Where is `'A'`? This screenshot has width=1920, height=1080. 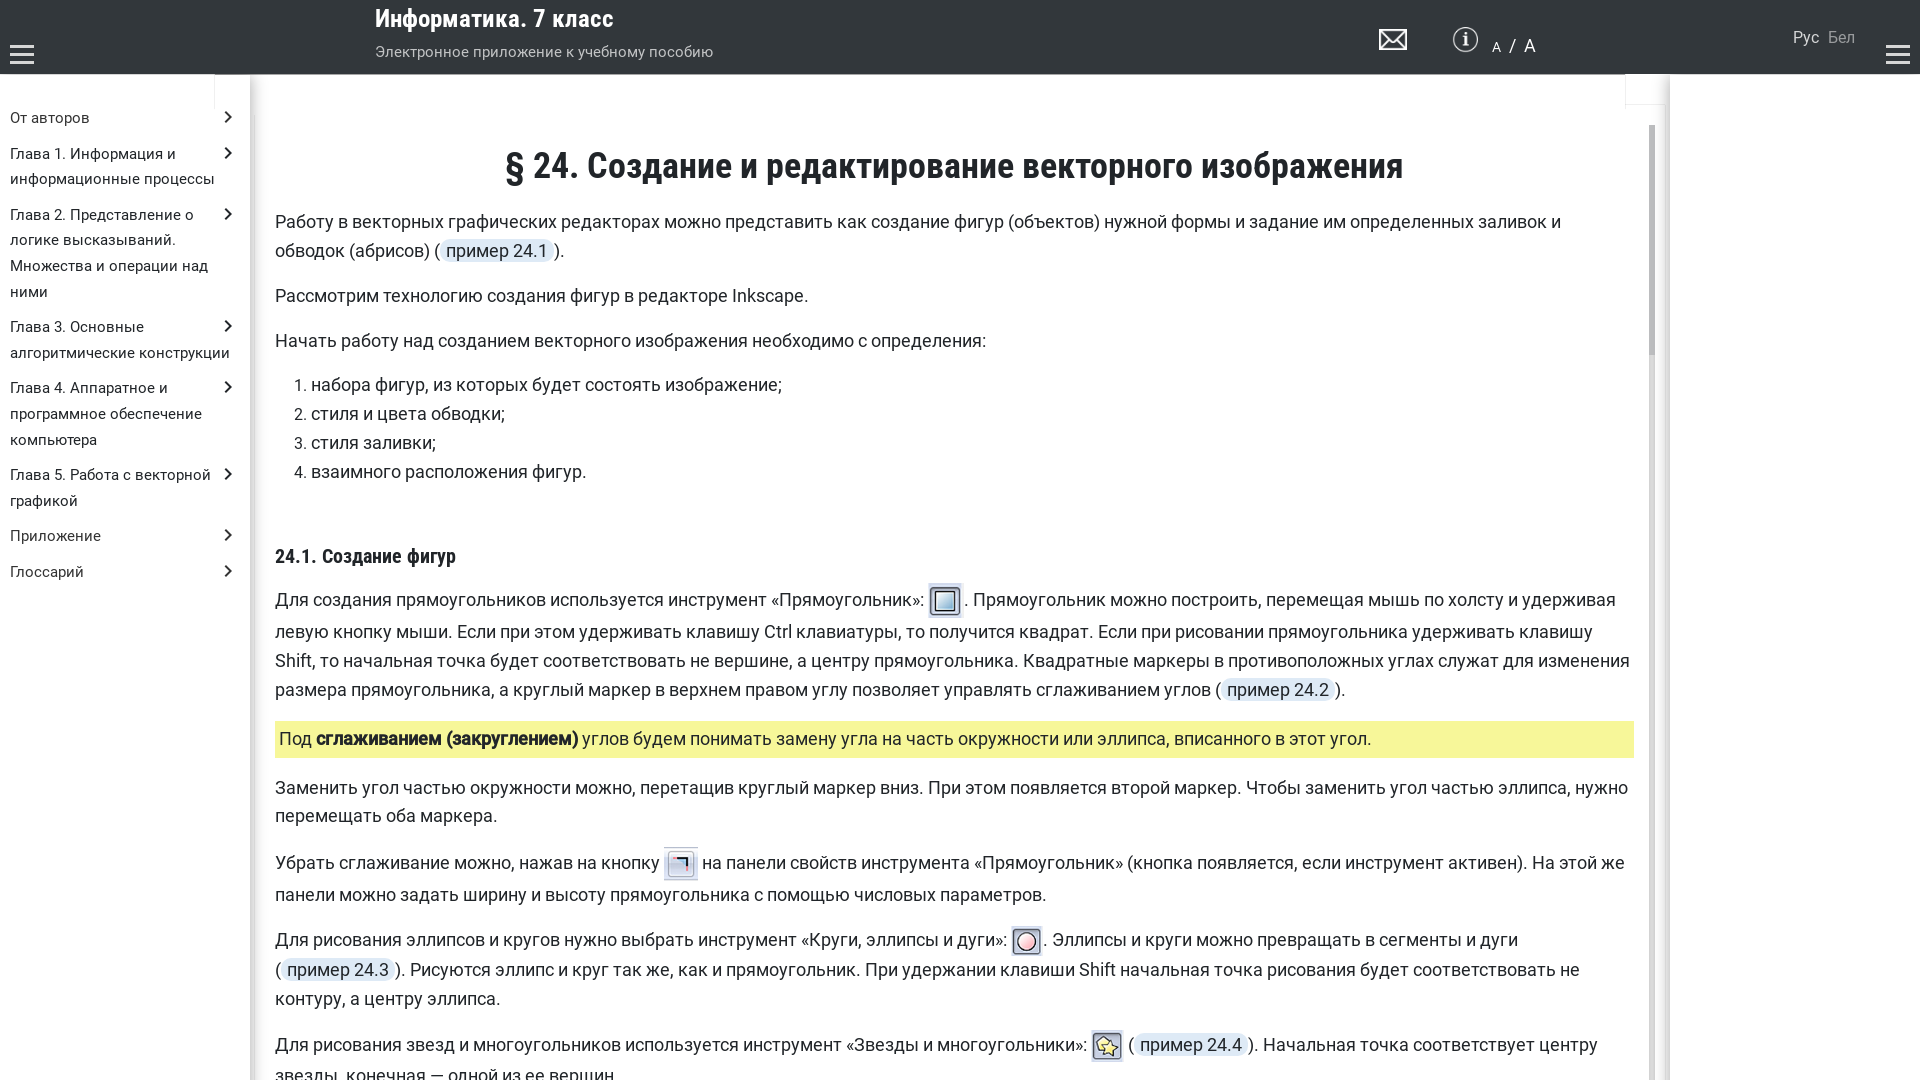 'A' is located at coordinates (1496, 45).